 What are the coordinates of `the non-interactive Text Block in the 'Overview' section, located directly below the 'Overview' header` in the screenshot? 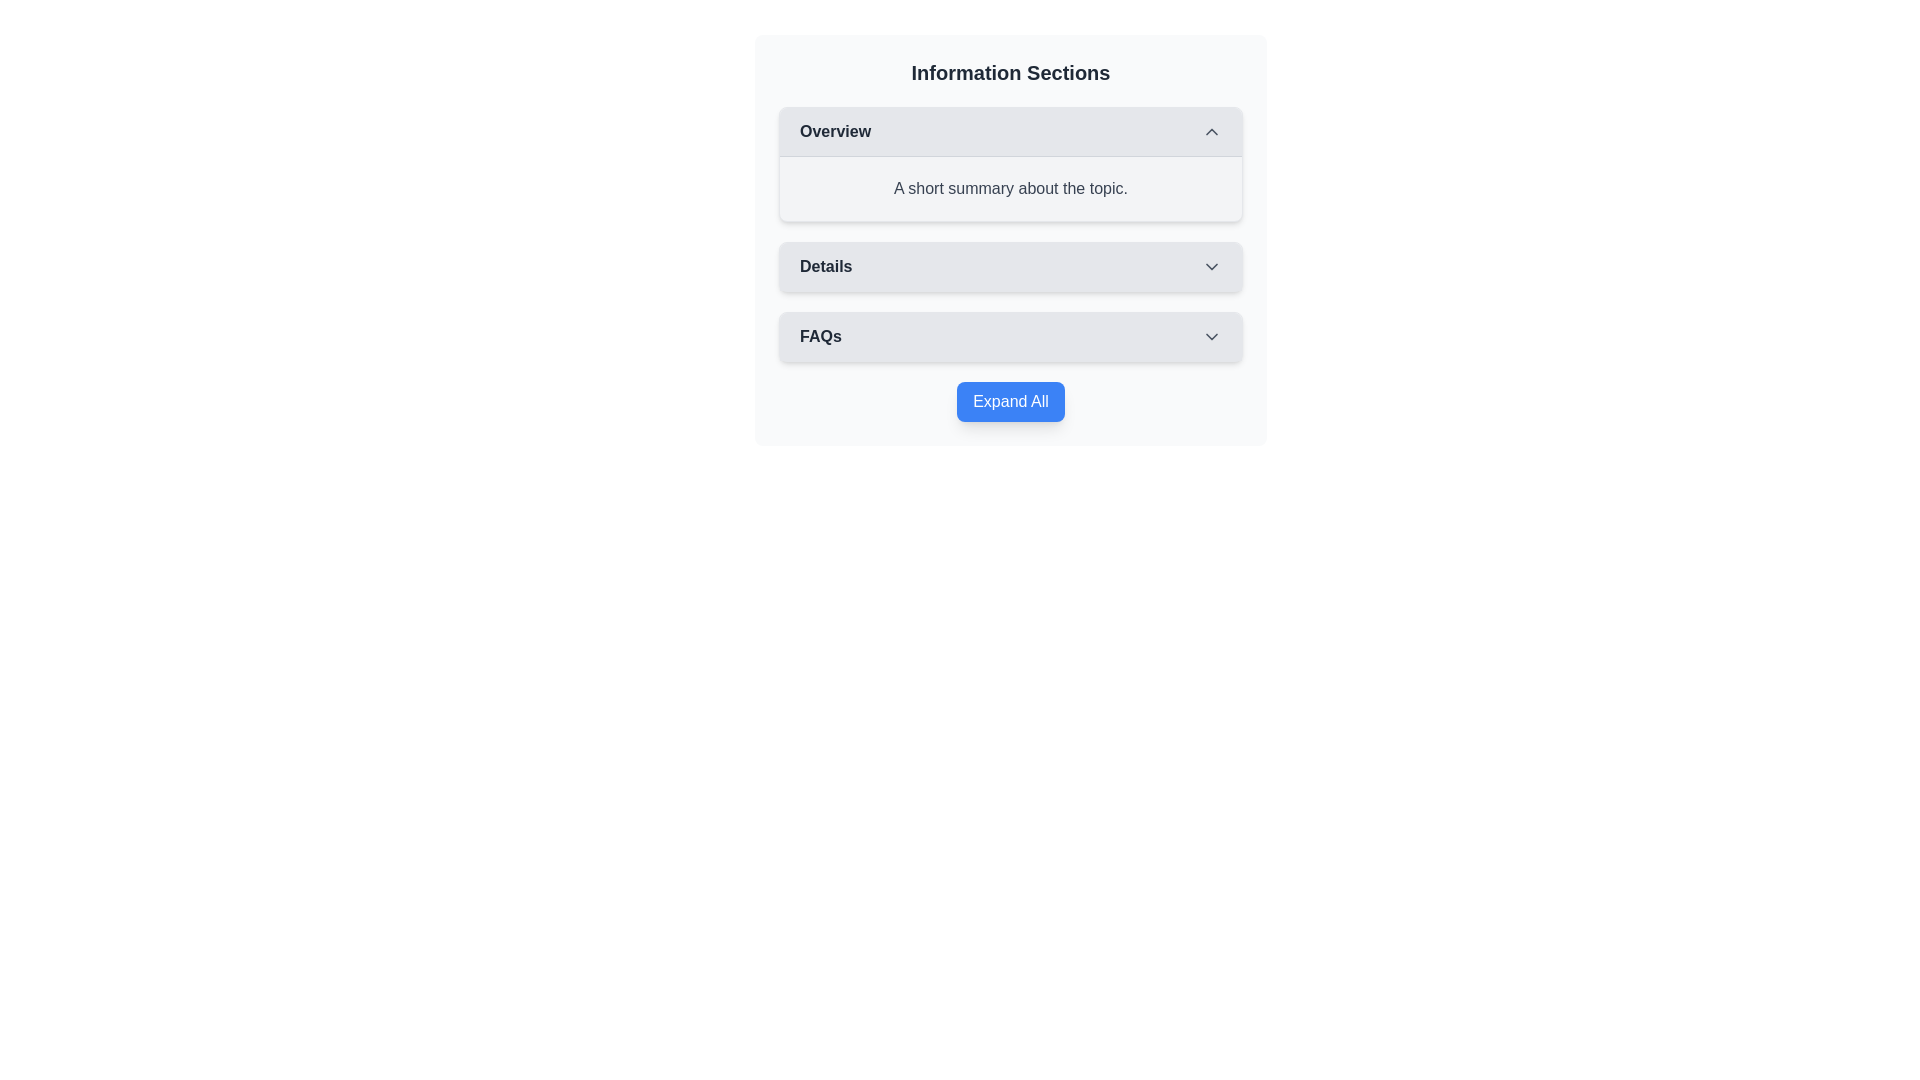 It's located at (1011, 188).